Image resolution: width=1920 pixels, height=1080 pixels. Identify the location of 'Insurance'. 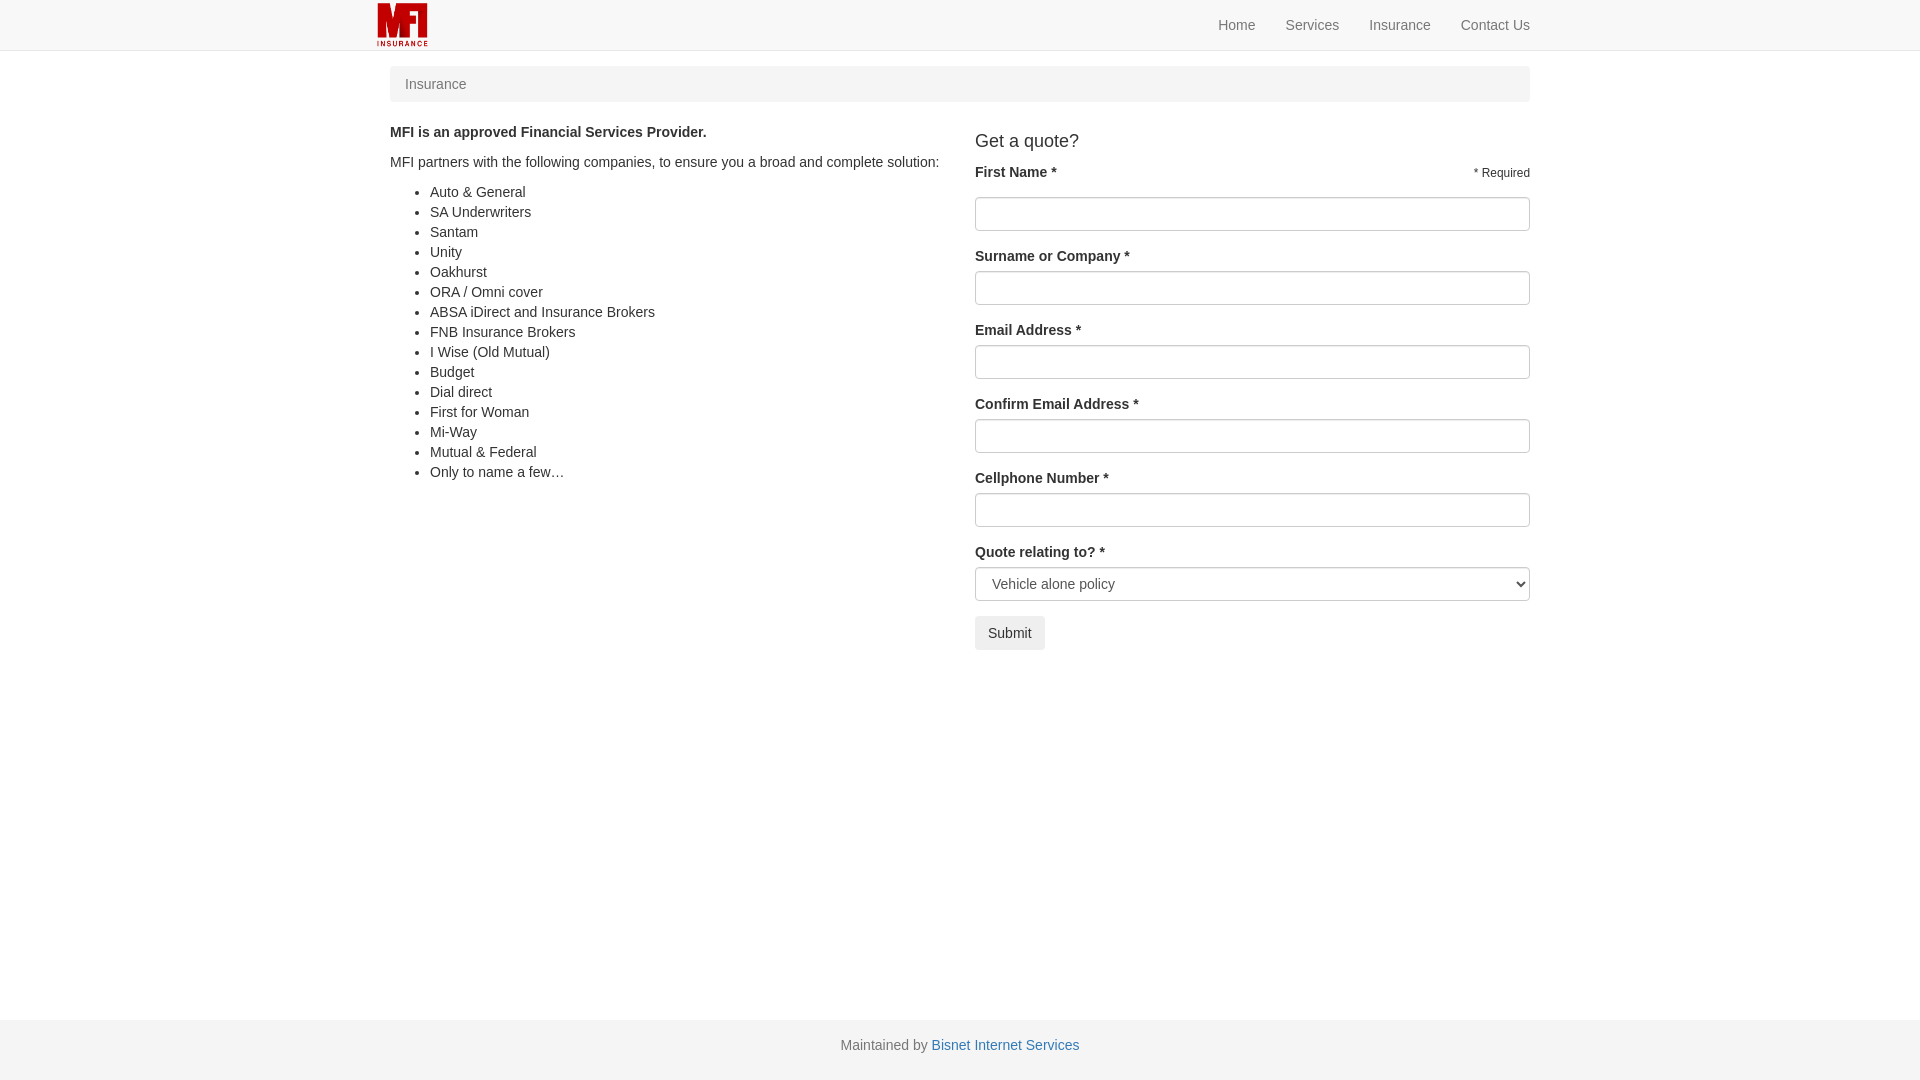
(1398, 24).